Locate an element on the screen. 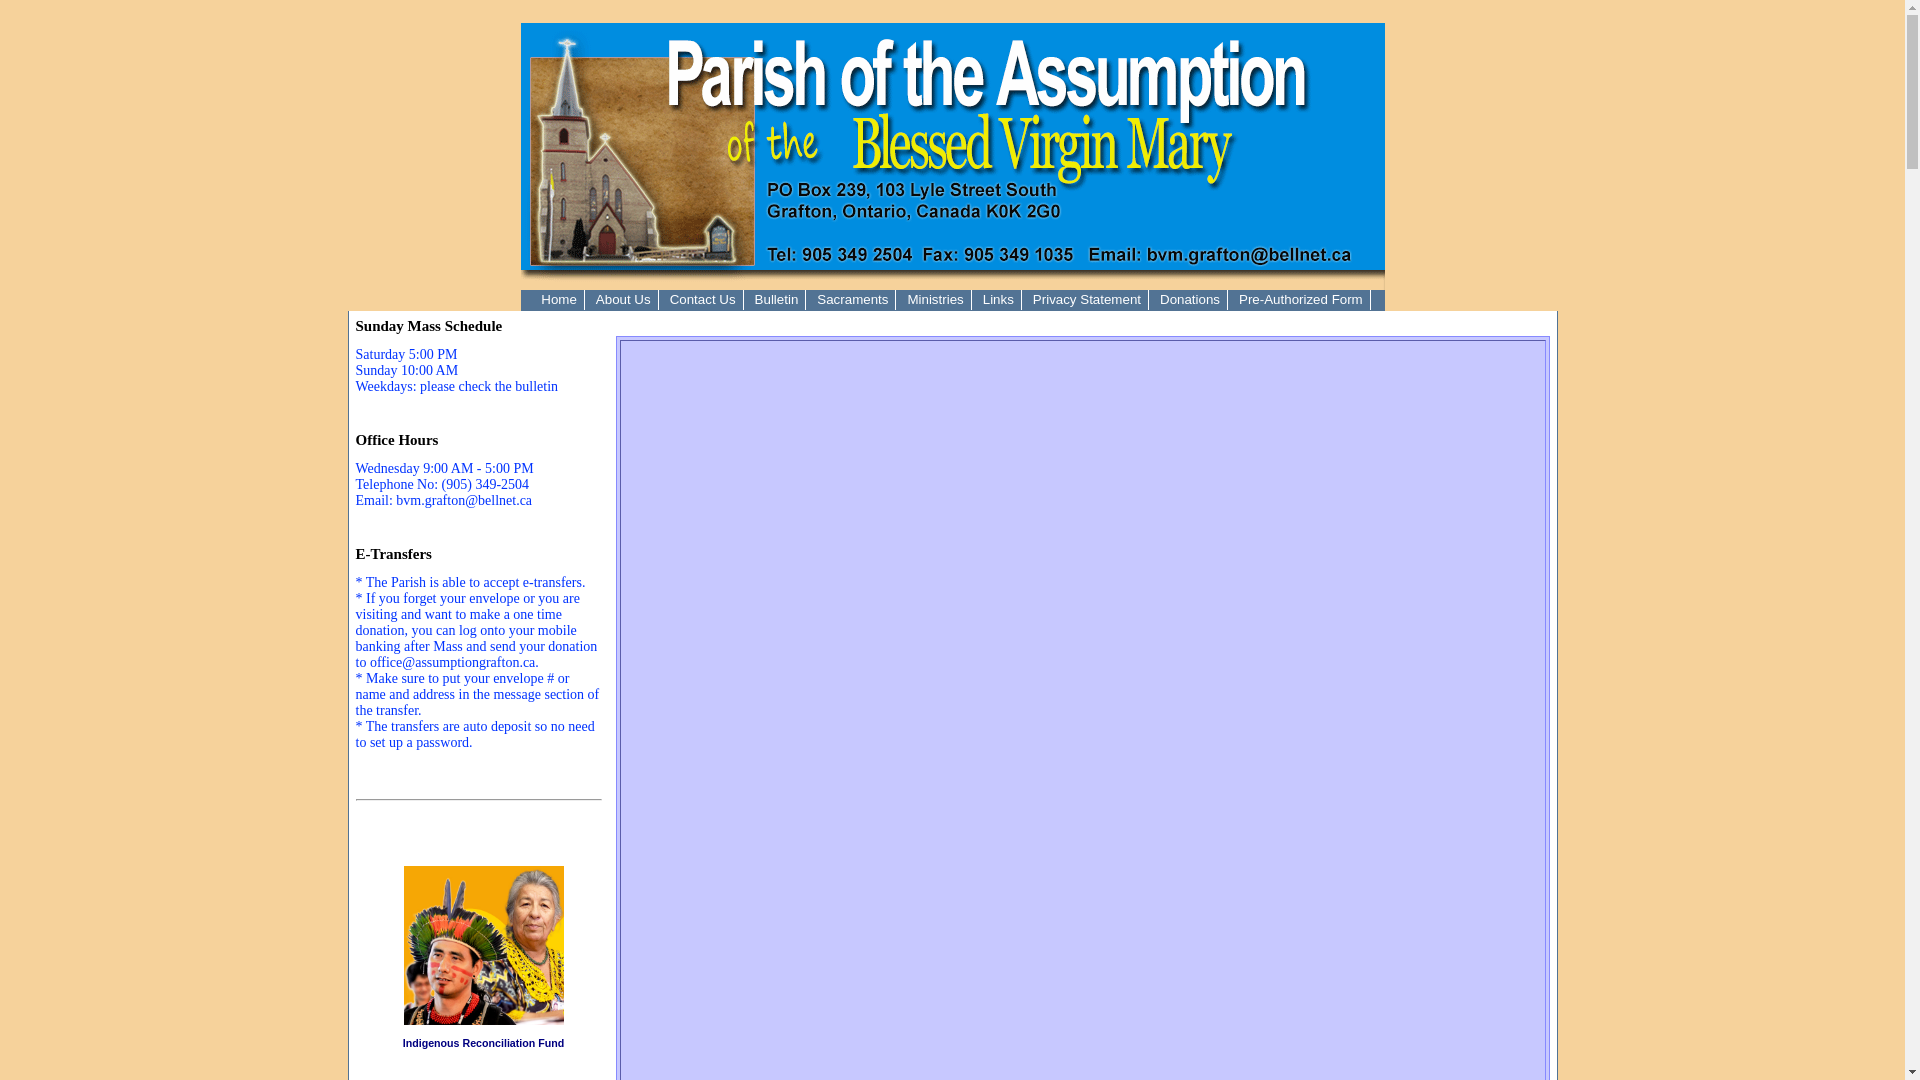 This screenshot has width=1920, height=1080. 'Pre-Authorized Form' is located at coordinates (1301, 299).